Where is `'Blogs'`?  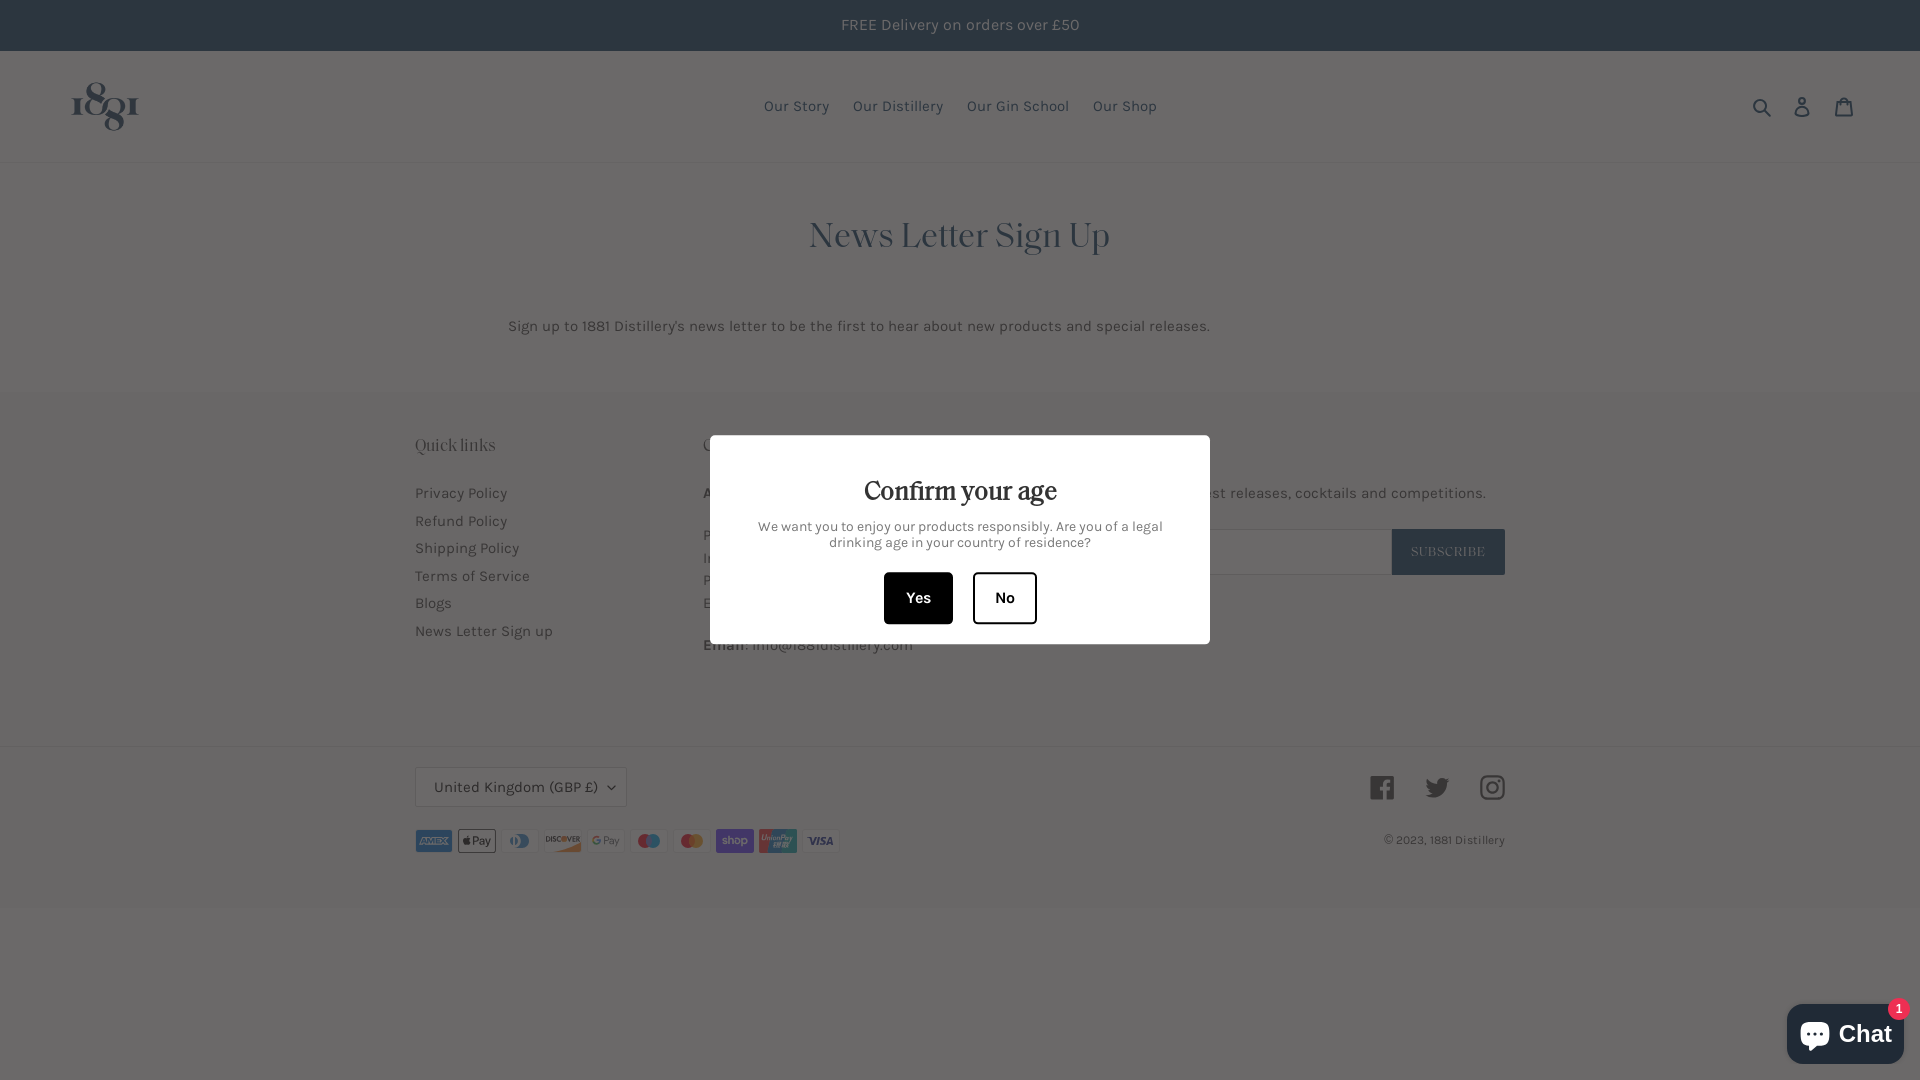 'Blogs' is located at coordinates (432, 601).